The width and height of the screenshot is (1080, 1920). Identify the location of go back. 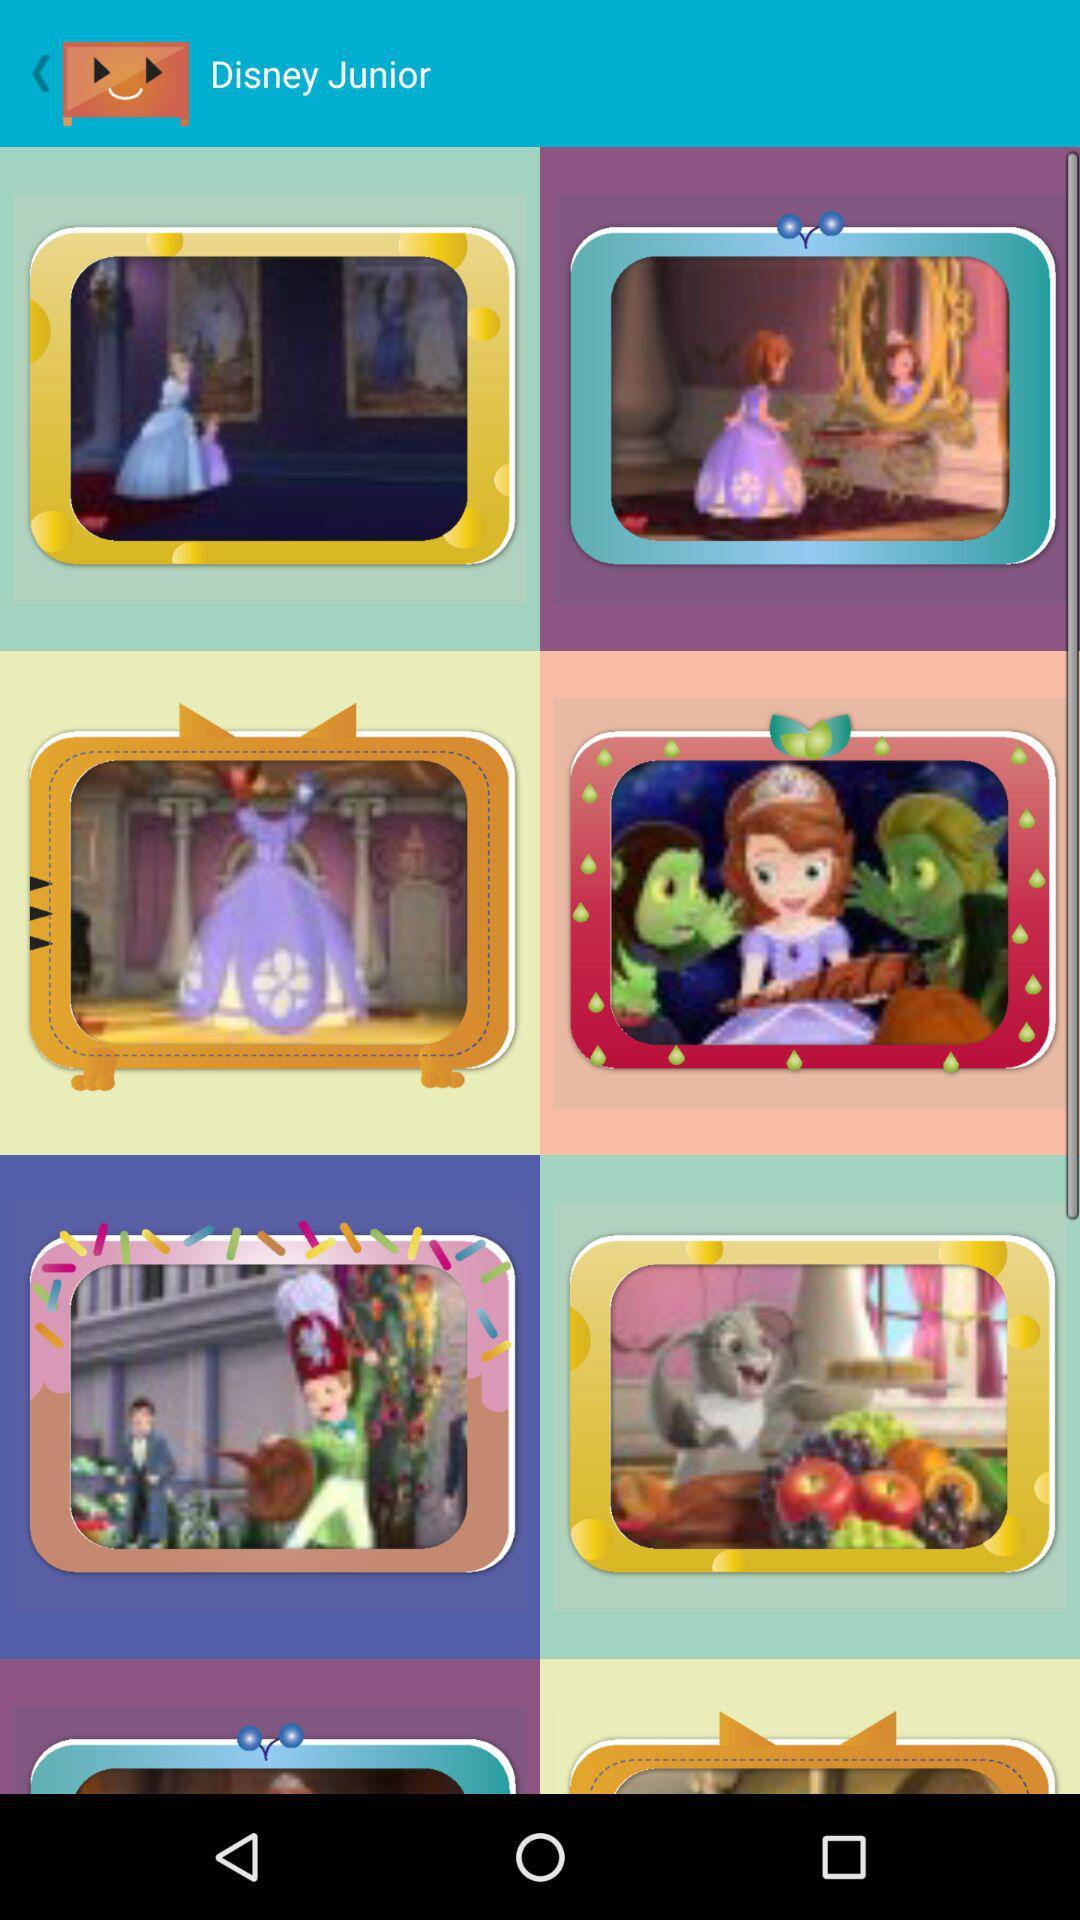
(31, 73).